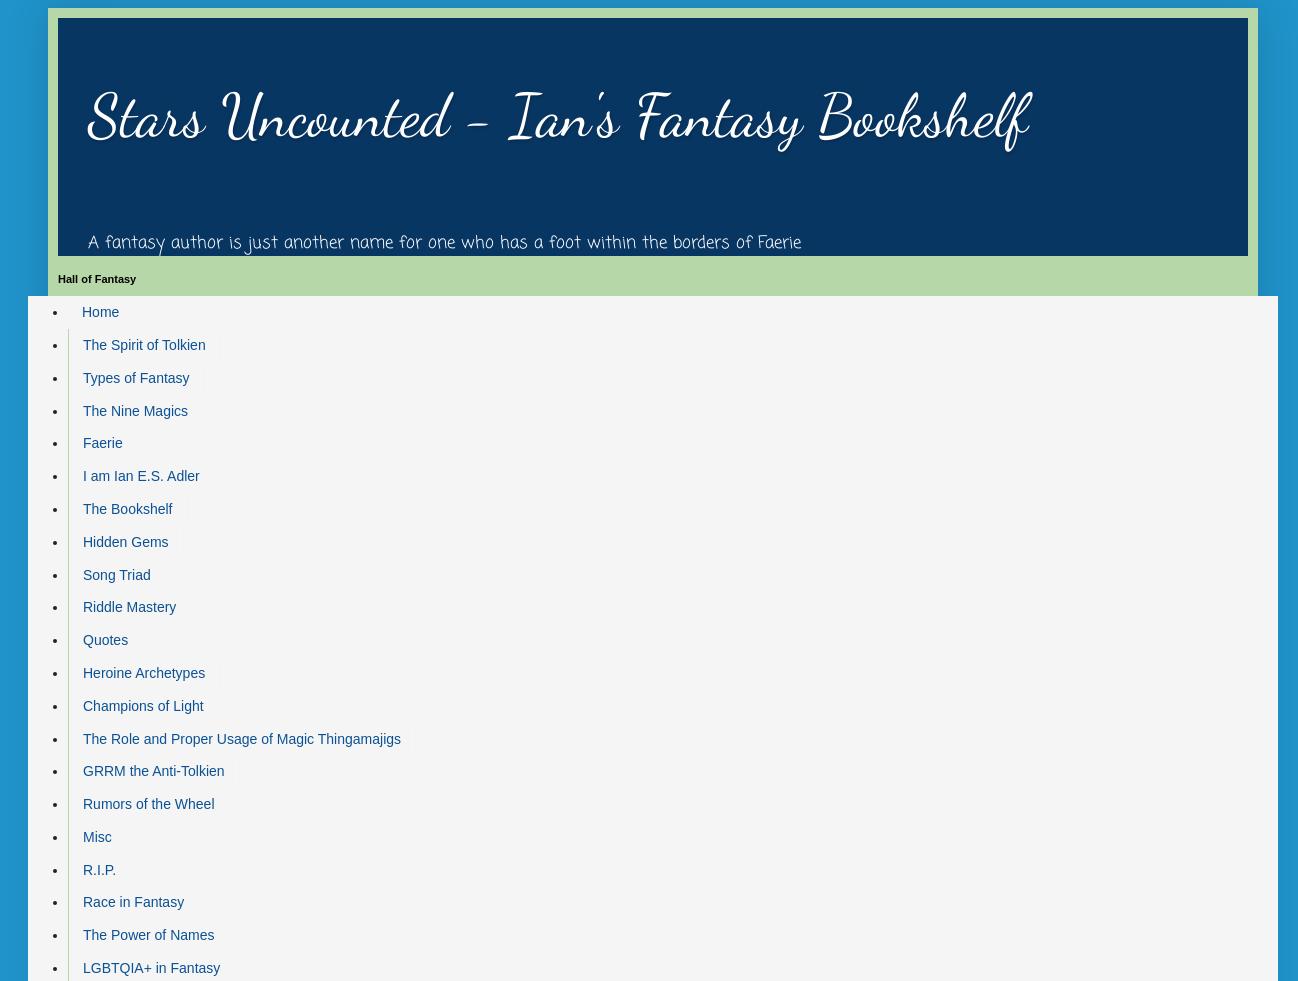  I want to click on 'The Role and Proper Usage of Magic Thingamajigs', so click(241, 738).